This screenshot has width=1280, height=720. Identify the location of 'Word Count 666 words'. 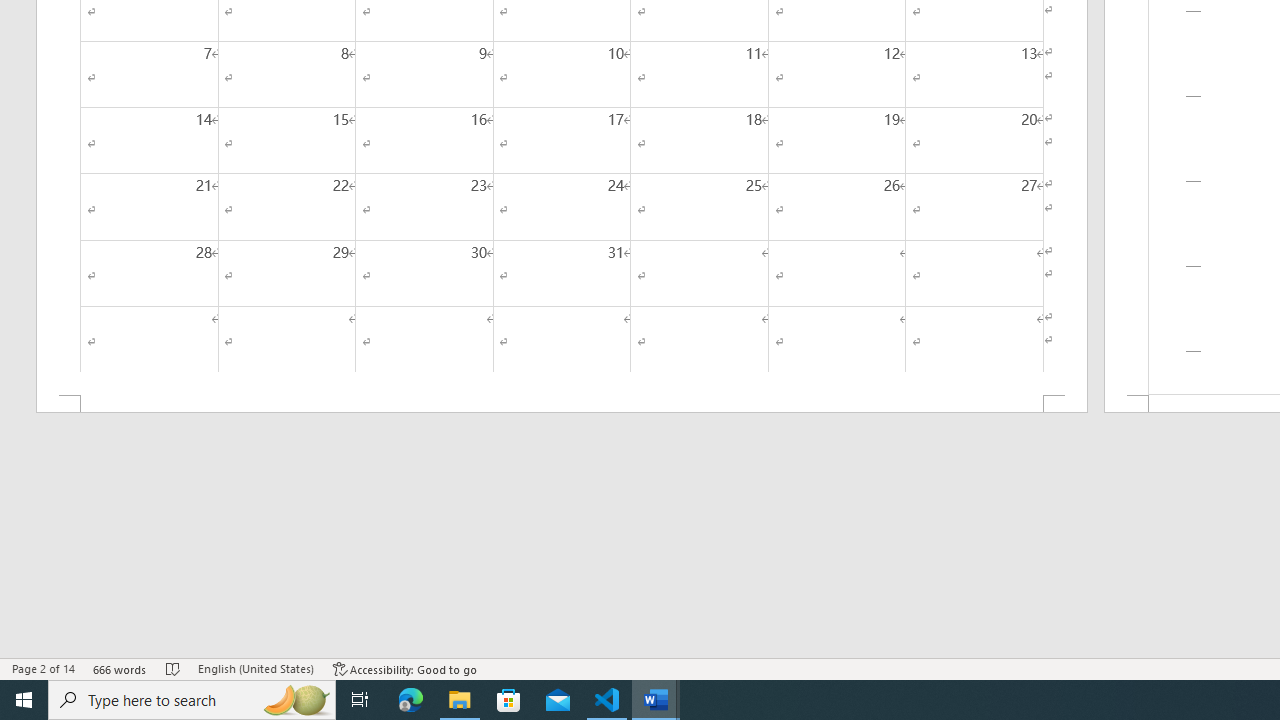
(119, 669).